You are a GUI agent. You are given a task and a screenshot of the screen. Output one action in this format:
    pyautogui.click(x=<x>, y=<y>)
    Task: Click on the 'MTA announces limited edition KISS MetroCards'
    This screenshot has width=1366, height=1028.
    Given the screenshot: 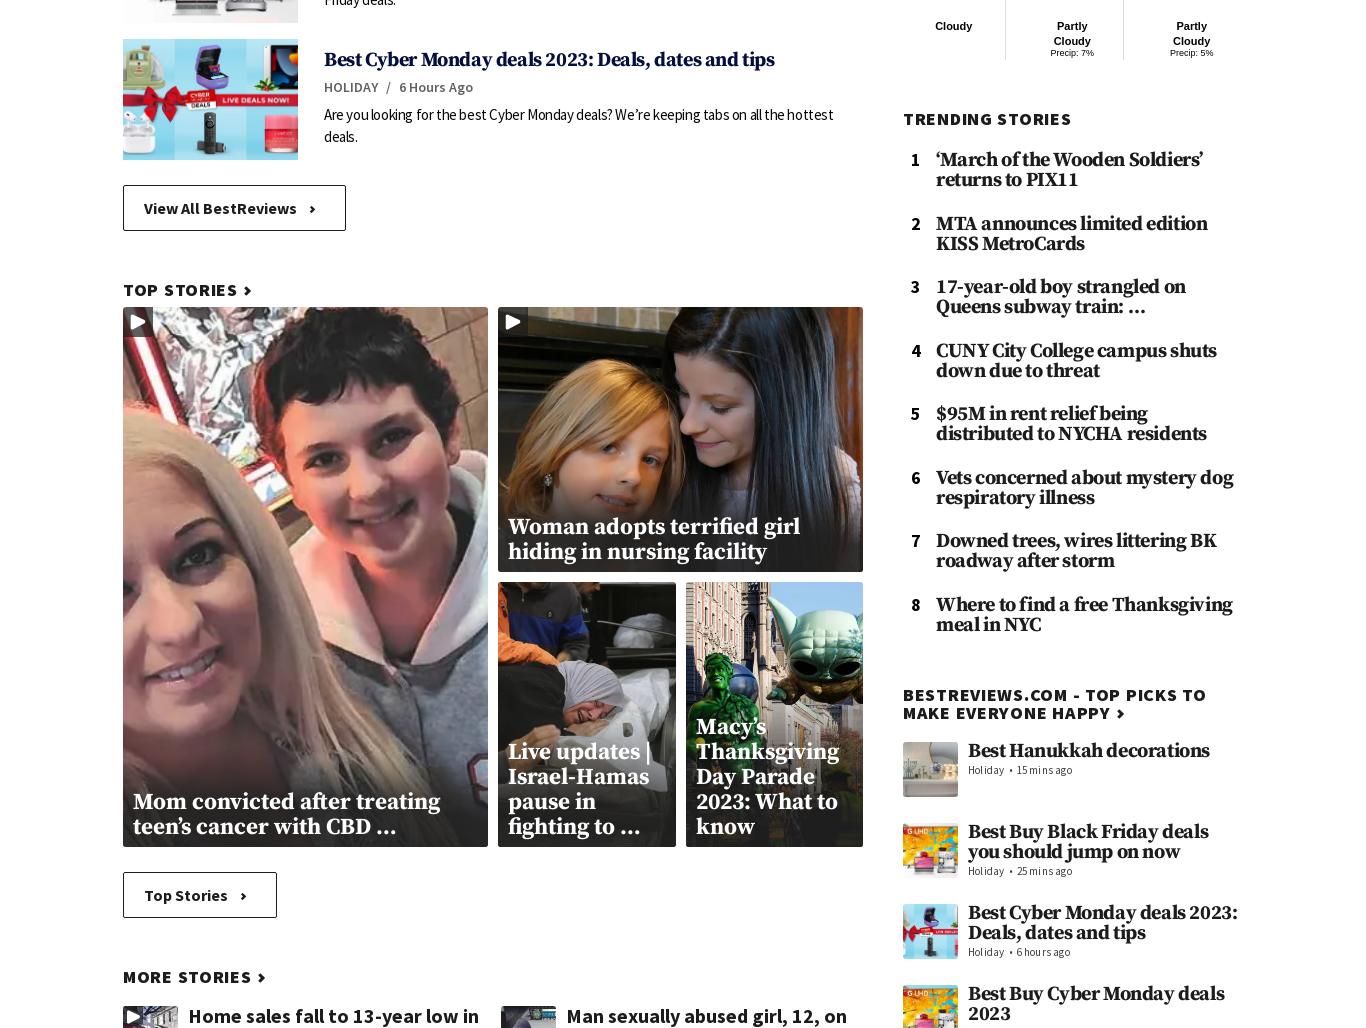 What is the action you would take?
    pyautogui.click(x=1070, y=232)
    